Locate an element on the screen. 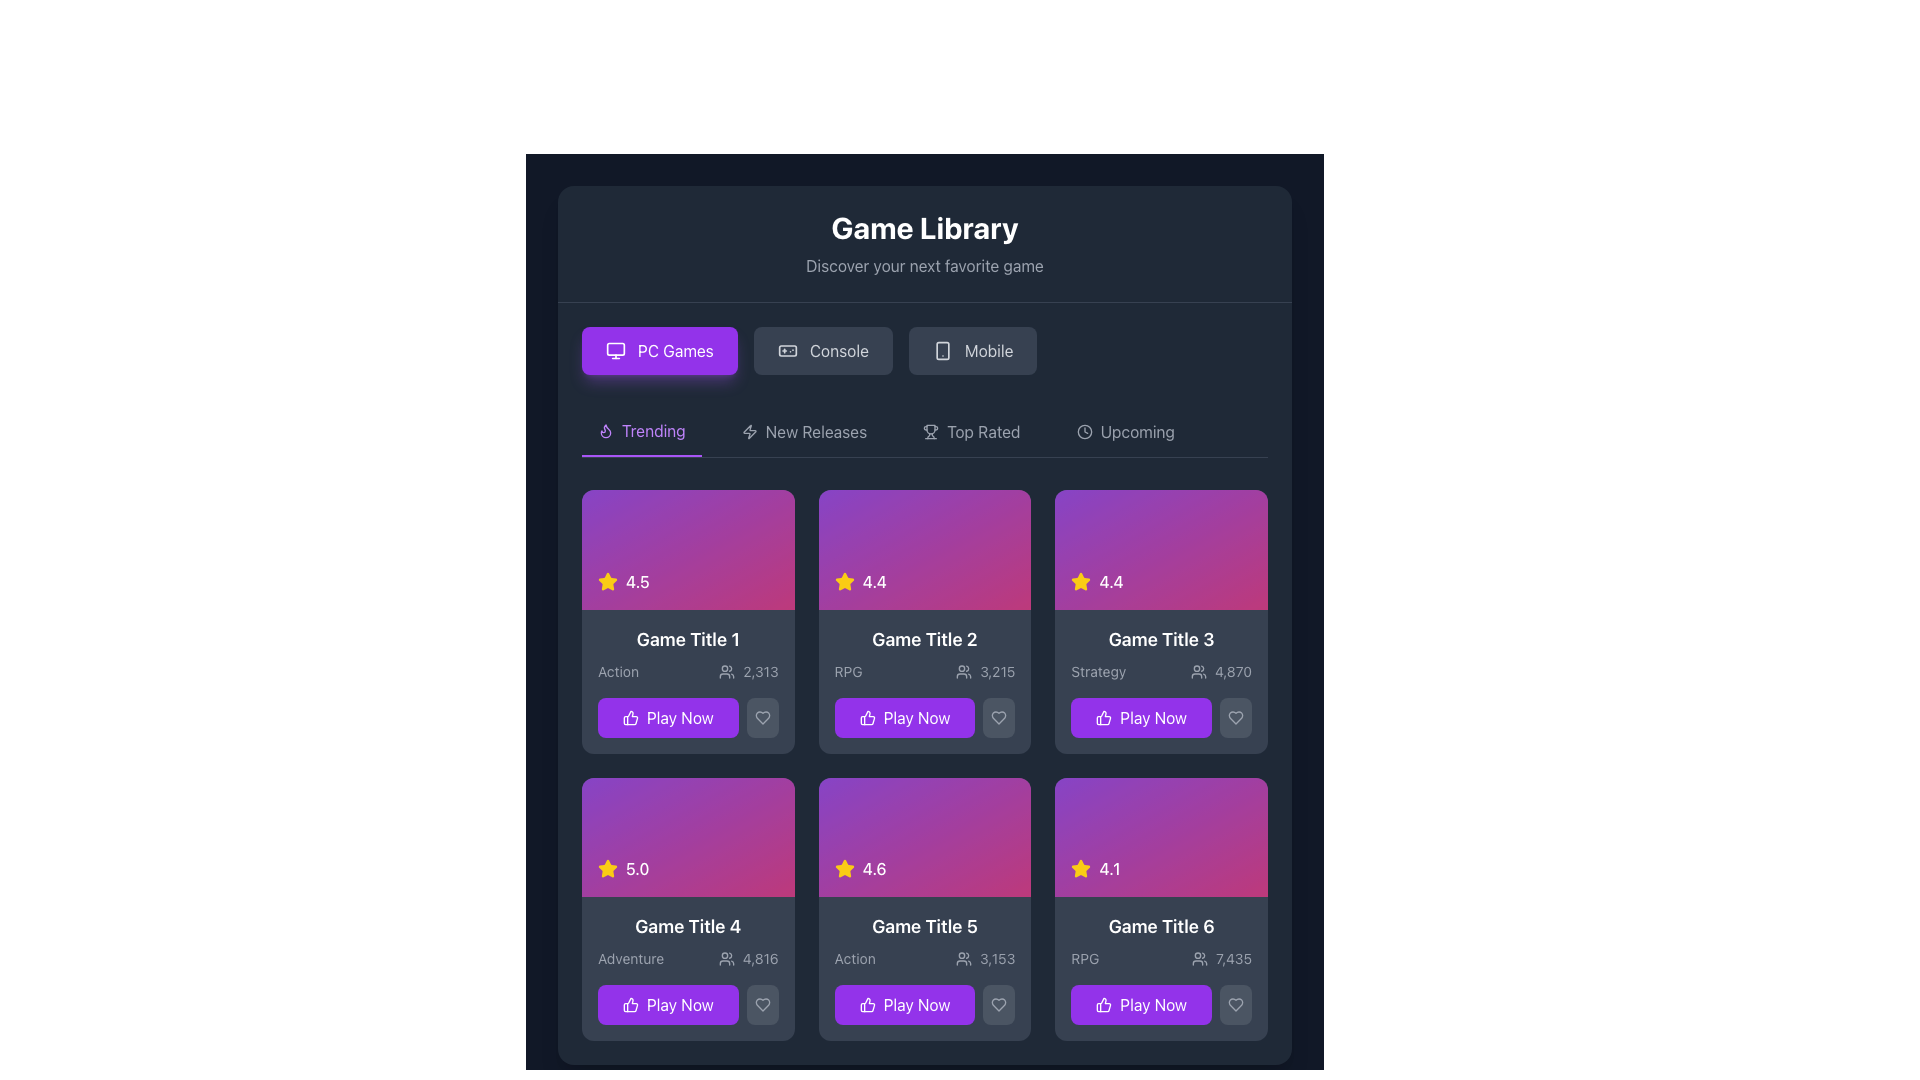 This screenshot has width=1920, height=1080. the informational Text label indicating a statistic or count related to the card's content, located in the bottom-right region of the sixth card in a grid layout is located at coordinates (1232, 958).